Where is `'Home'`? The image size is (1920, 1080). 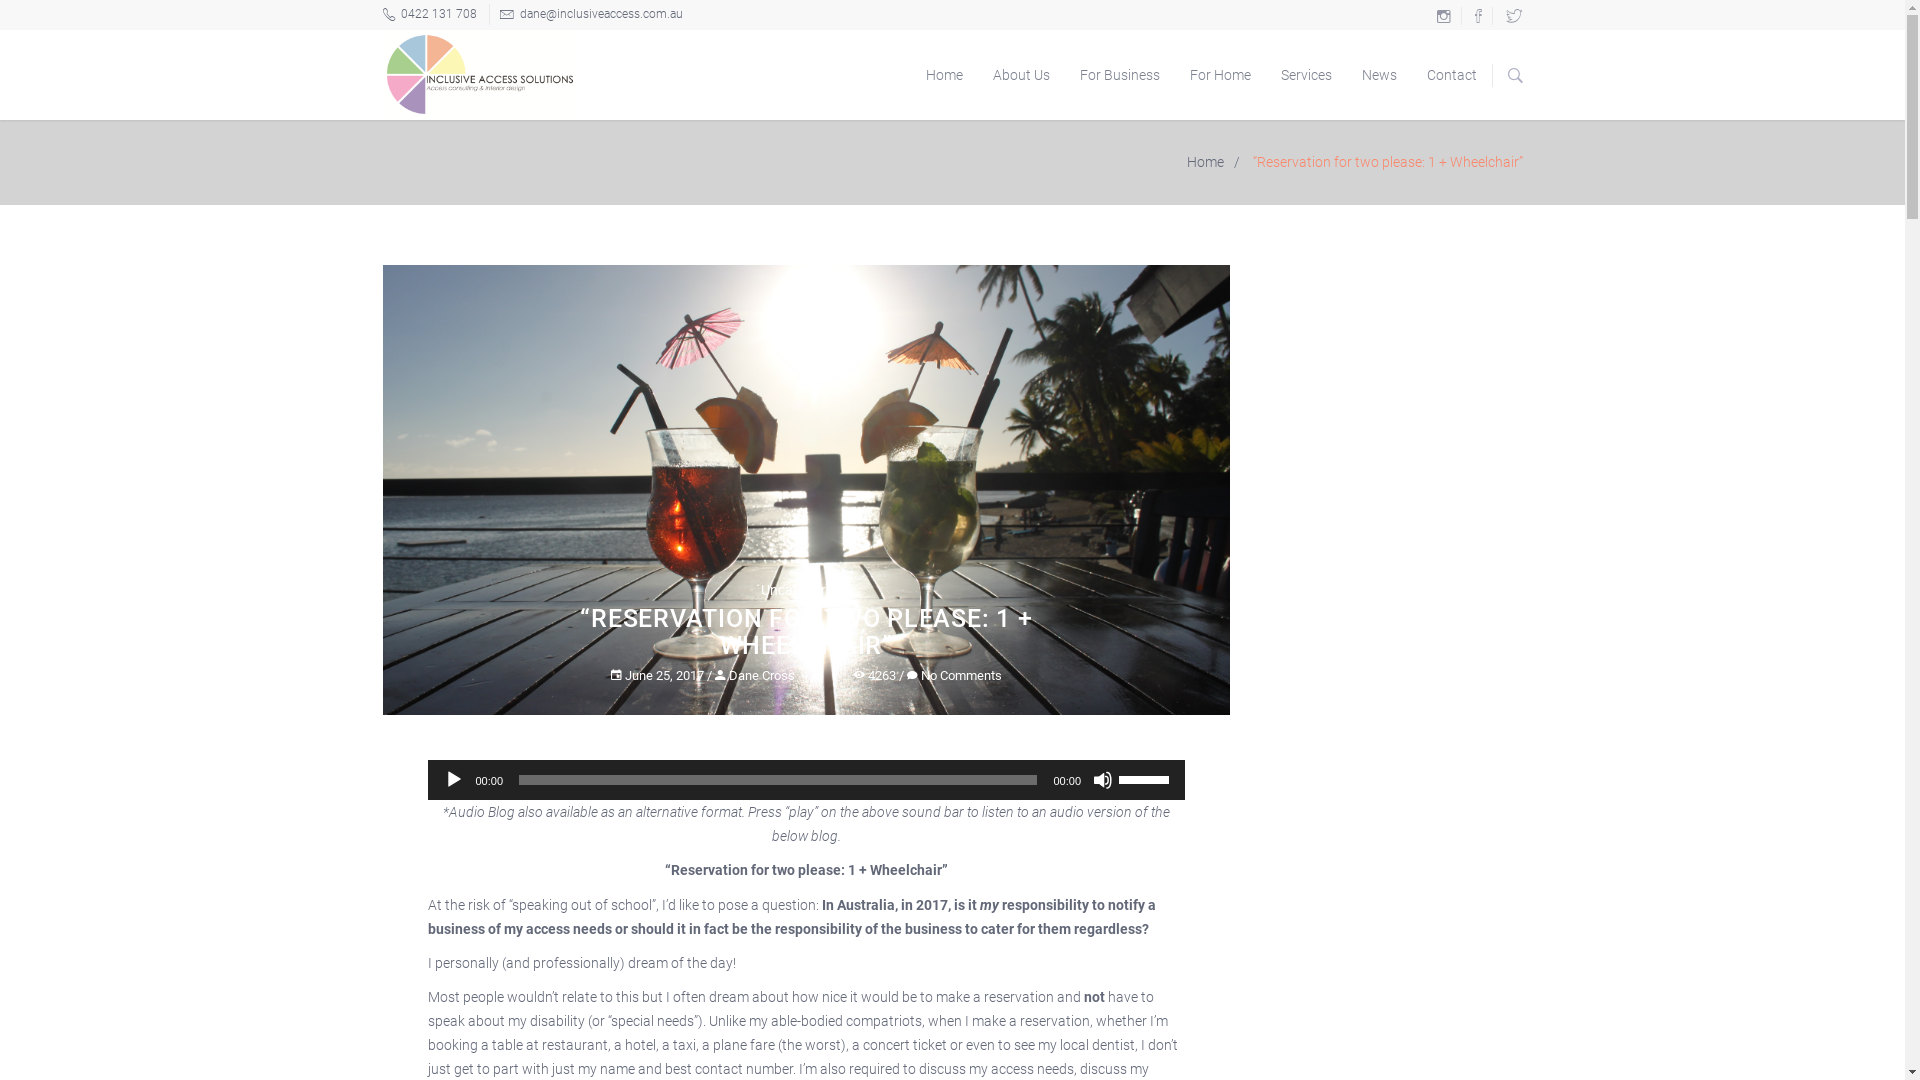
'Home' is located at coordinates (942, 73).